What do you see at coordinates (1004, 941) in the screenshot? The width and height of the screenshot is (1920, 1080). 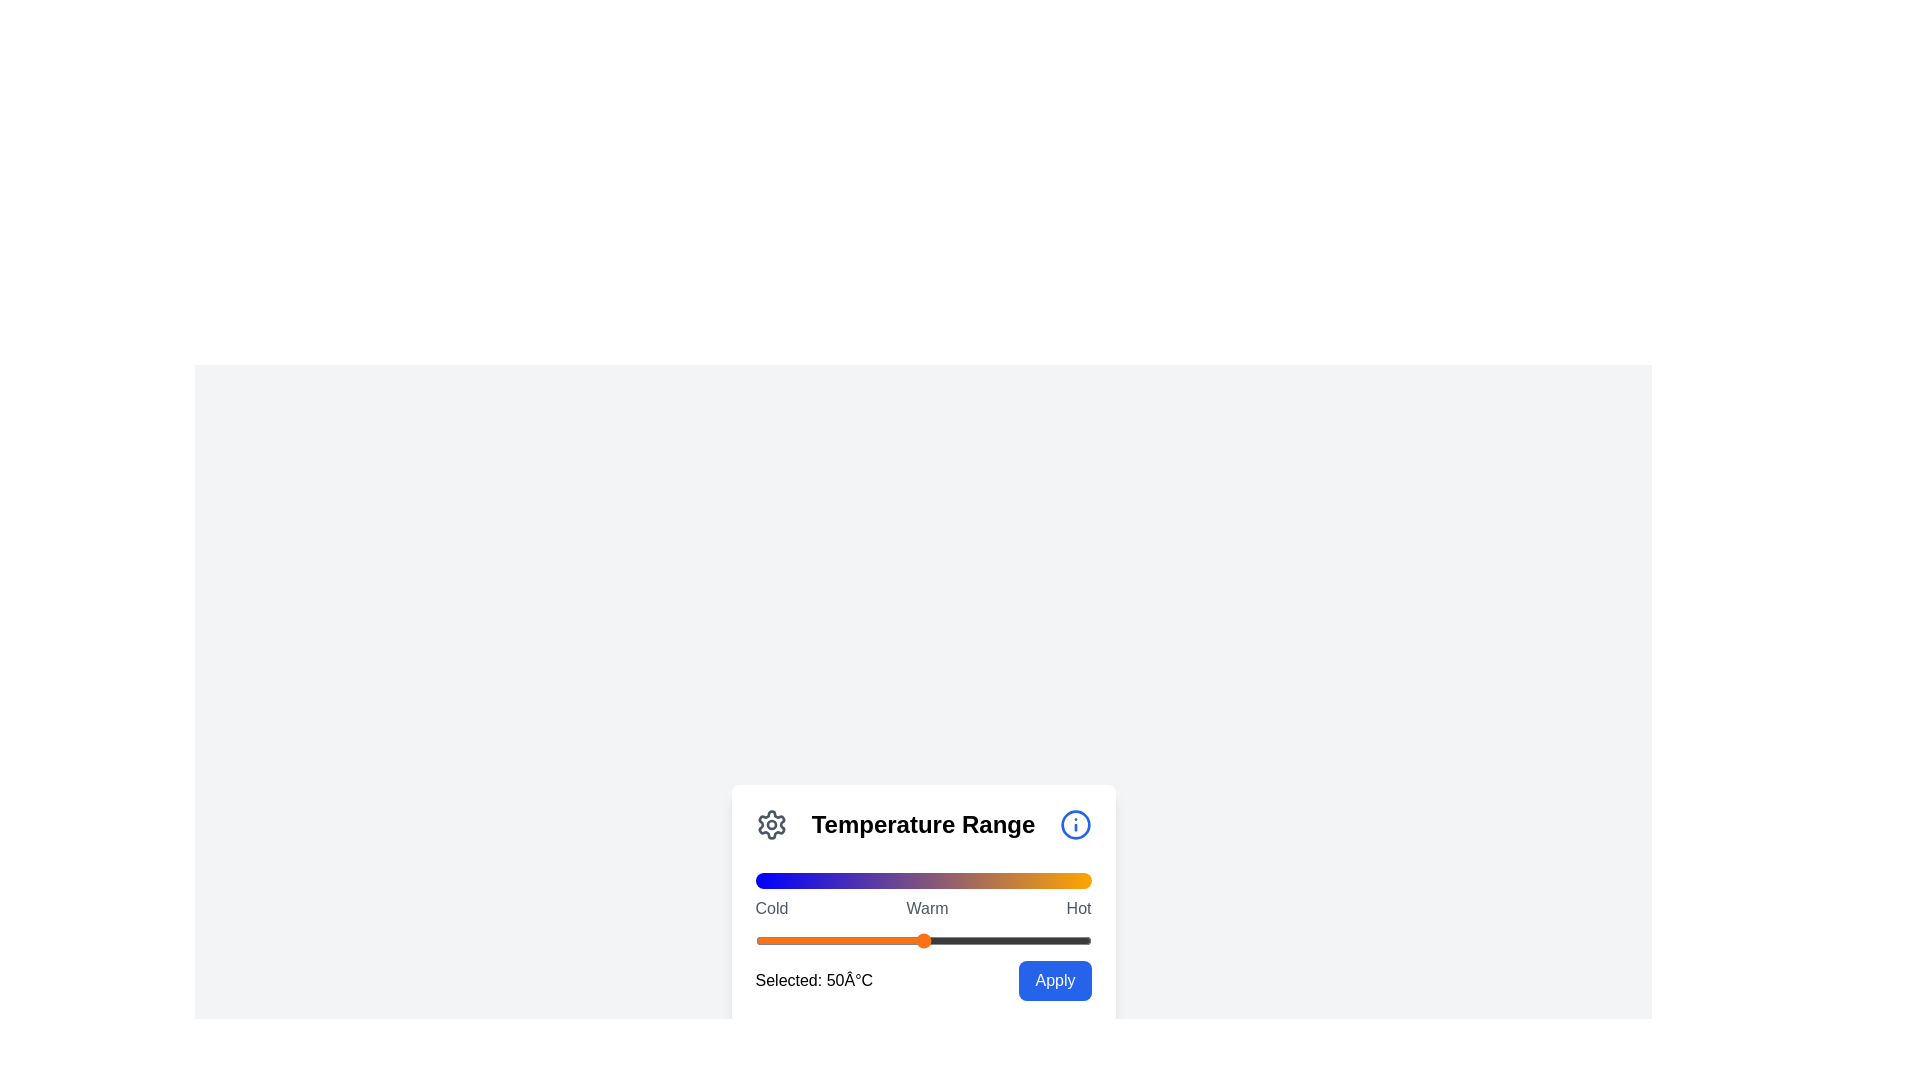 I see `the slider to set the temperature value to 74` at bounding box center [1004, 941].